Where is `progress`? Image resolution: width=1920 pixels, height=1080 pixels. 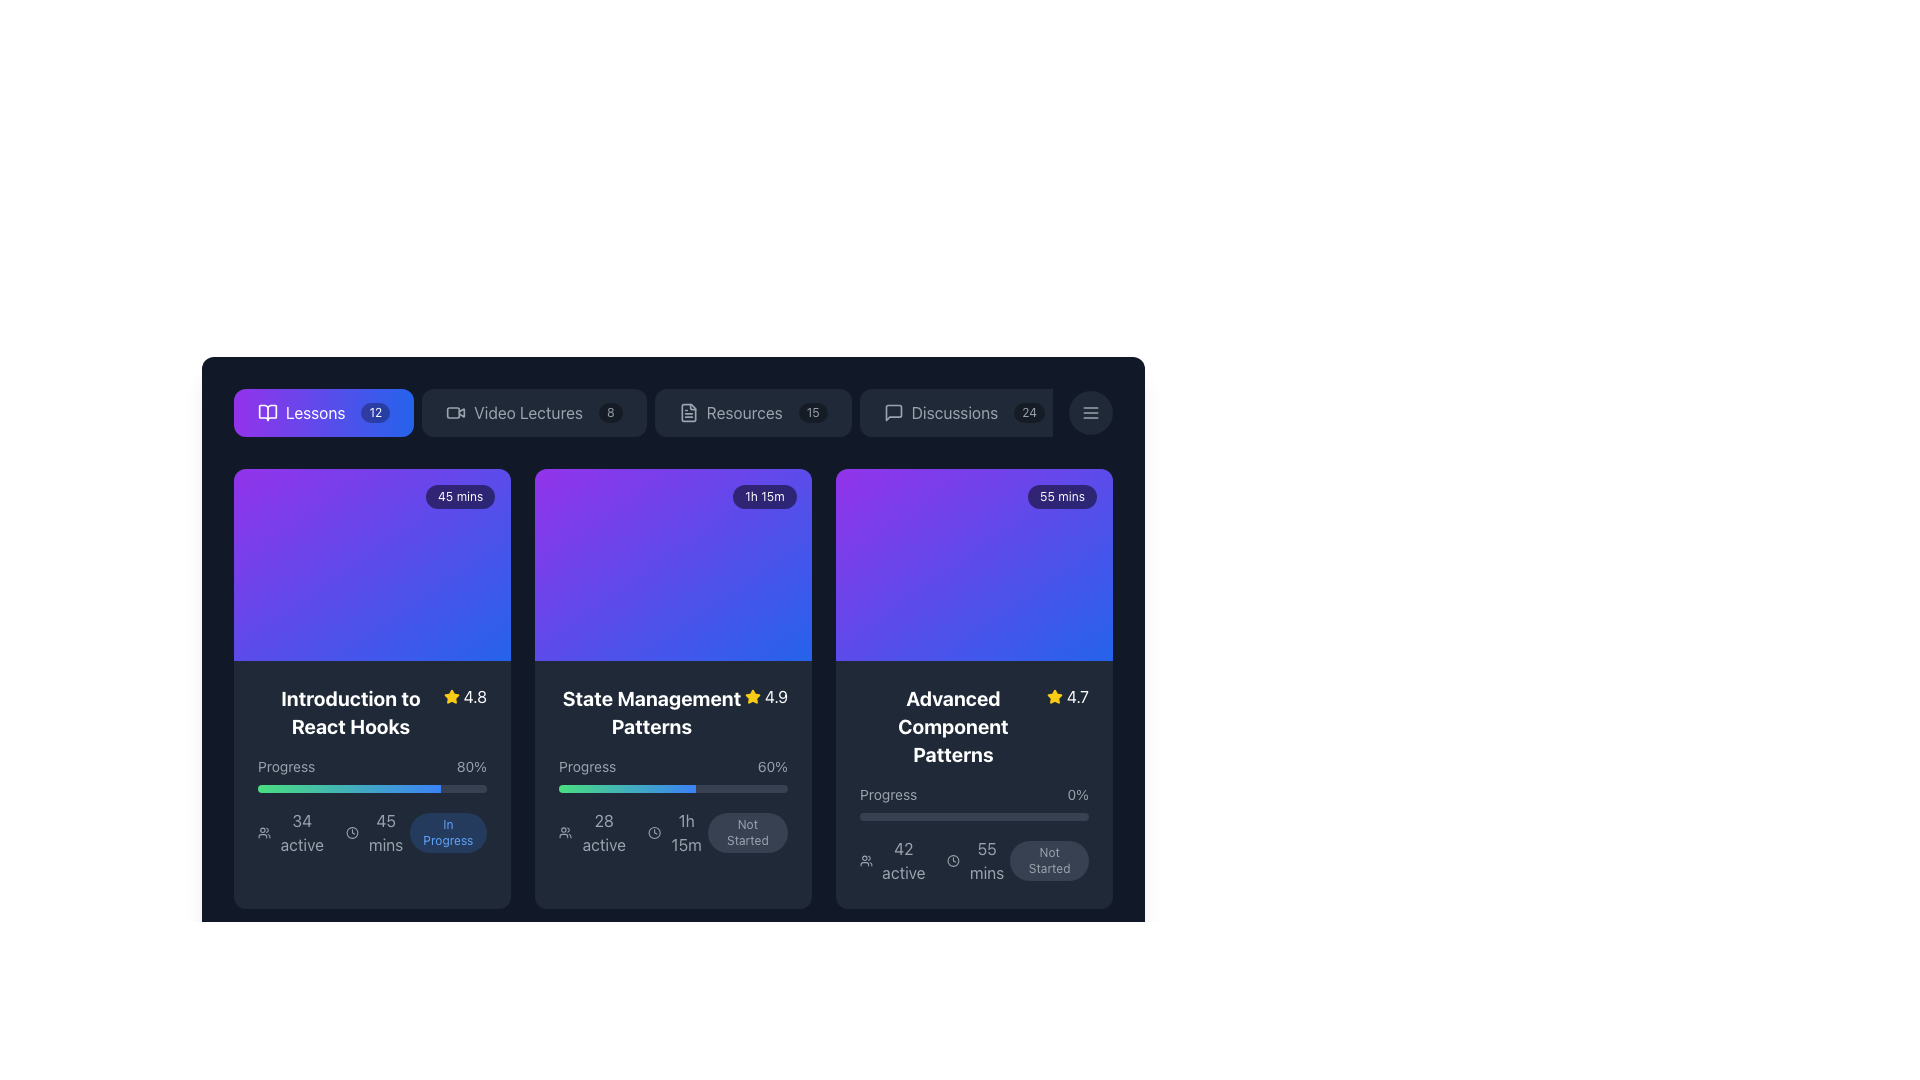
progress is located at coordinates (277, 788).